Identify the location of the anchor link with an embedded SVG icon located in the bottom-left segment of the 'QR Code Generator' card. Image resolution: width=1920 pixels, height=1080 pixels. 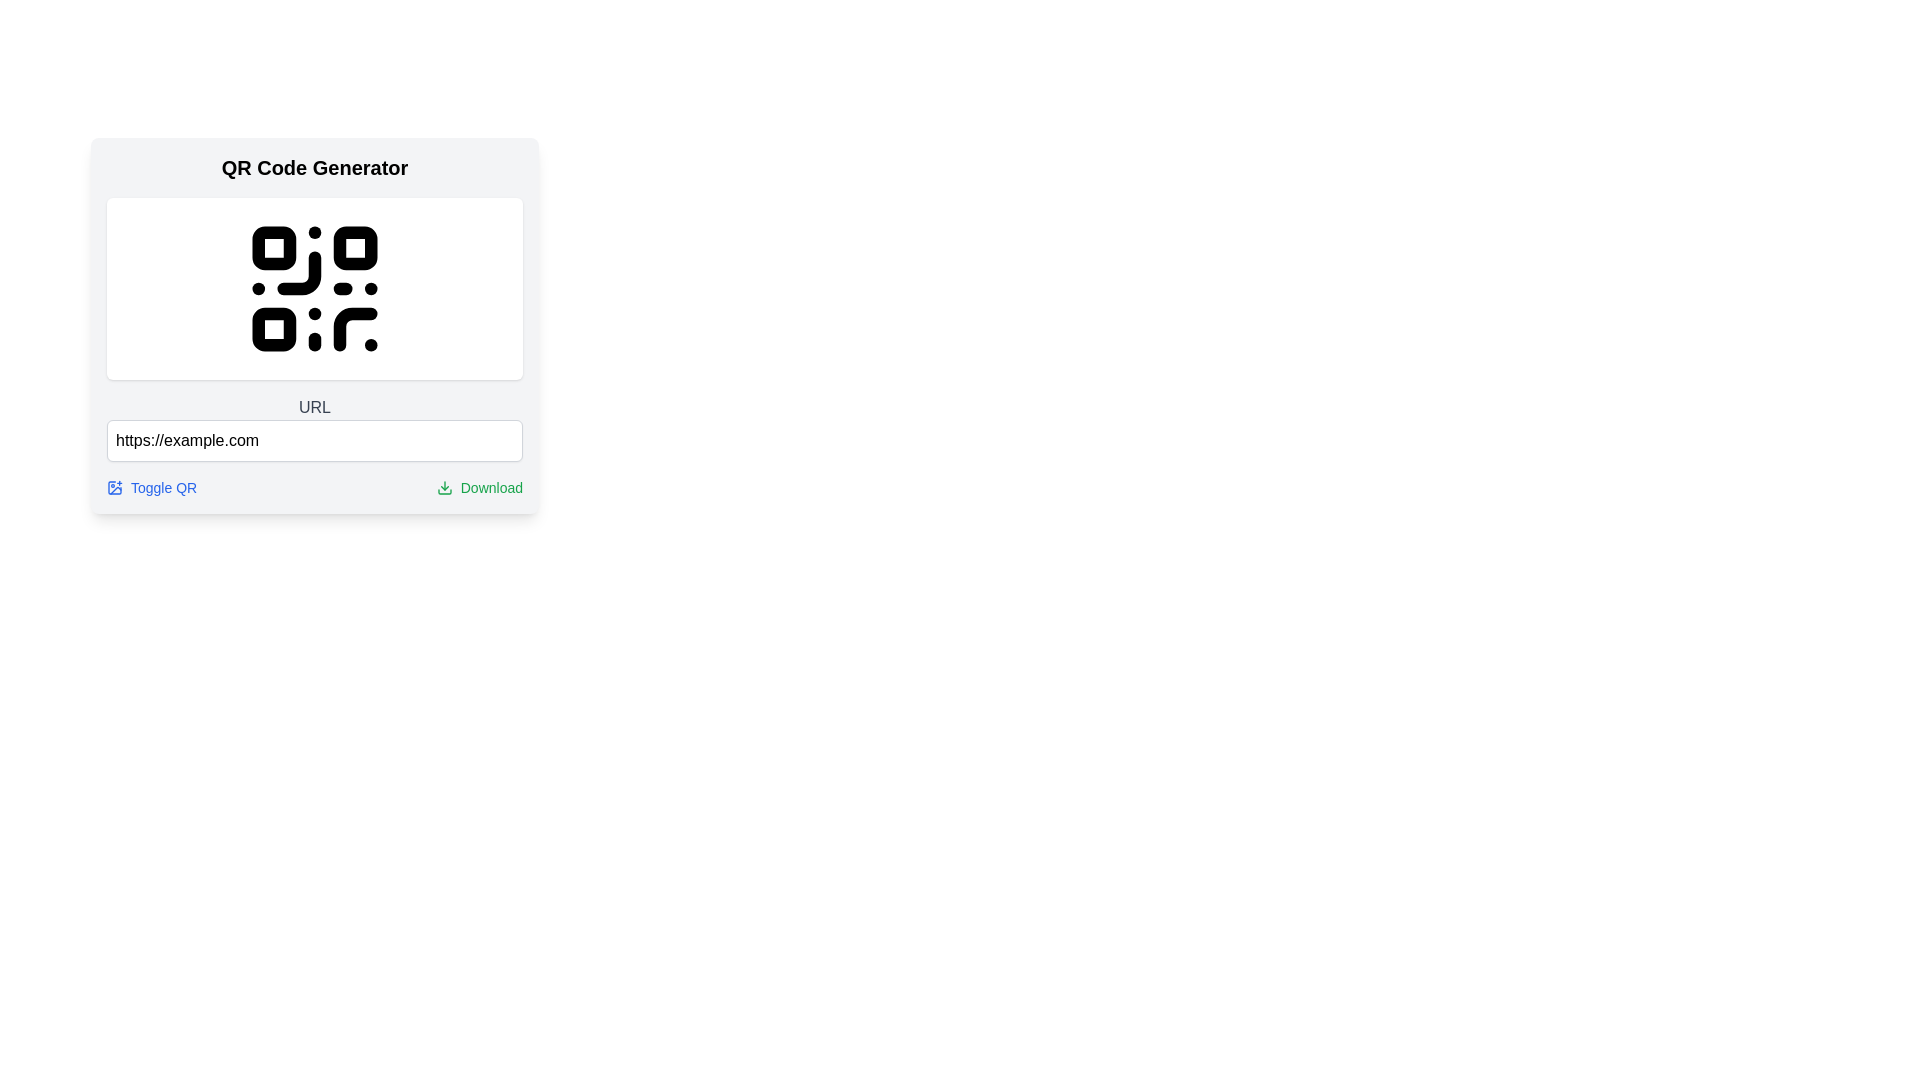
(151, 488).